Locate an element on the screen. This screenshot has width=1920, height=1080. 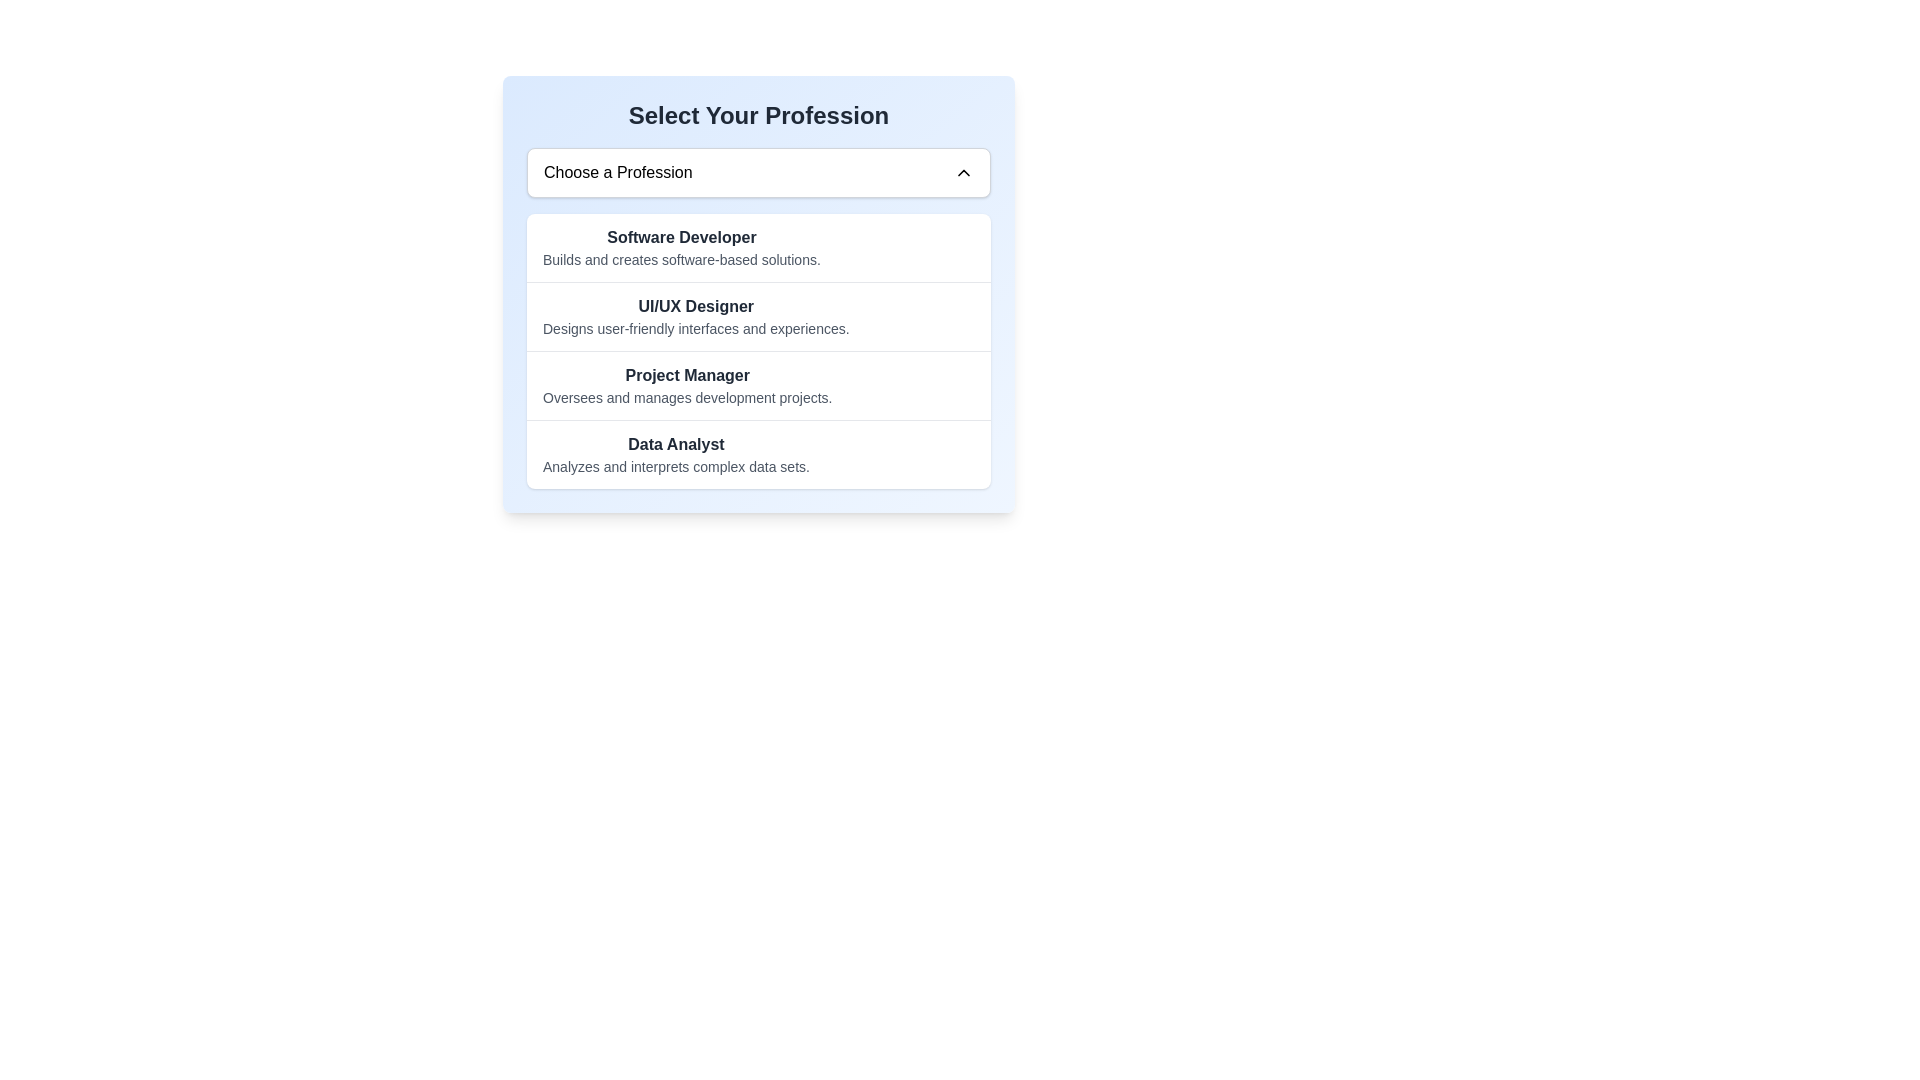
the list item displaying the title 'UI/UX Designer' and its description is located at coordinates (696, 315).